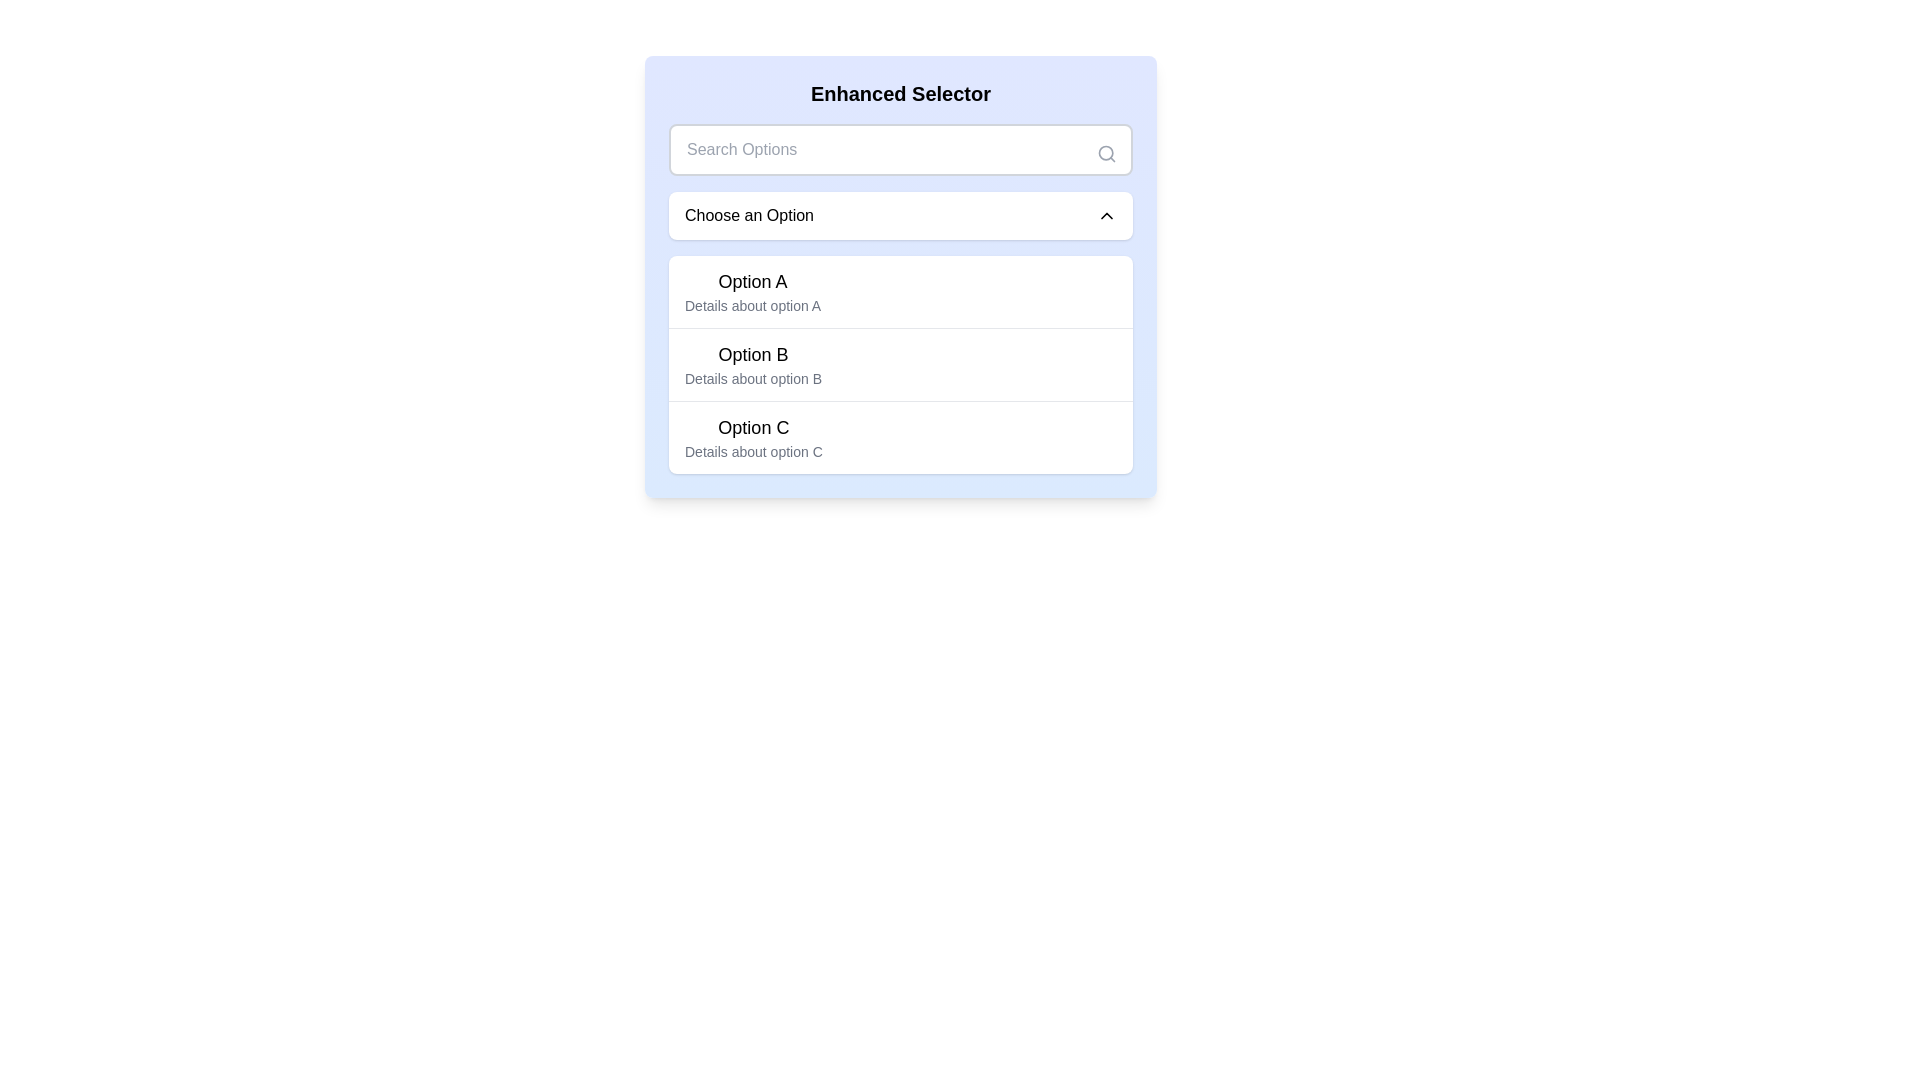 This screenshot has height=1080, width=1920. What do you see at coordinates (752, 353) in the screenshot?
I see `the 'Option B' label text in the second row of the dropdown menu, which is displayed in bold, medium-sized font` at bounding box center [752, 353].